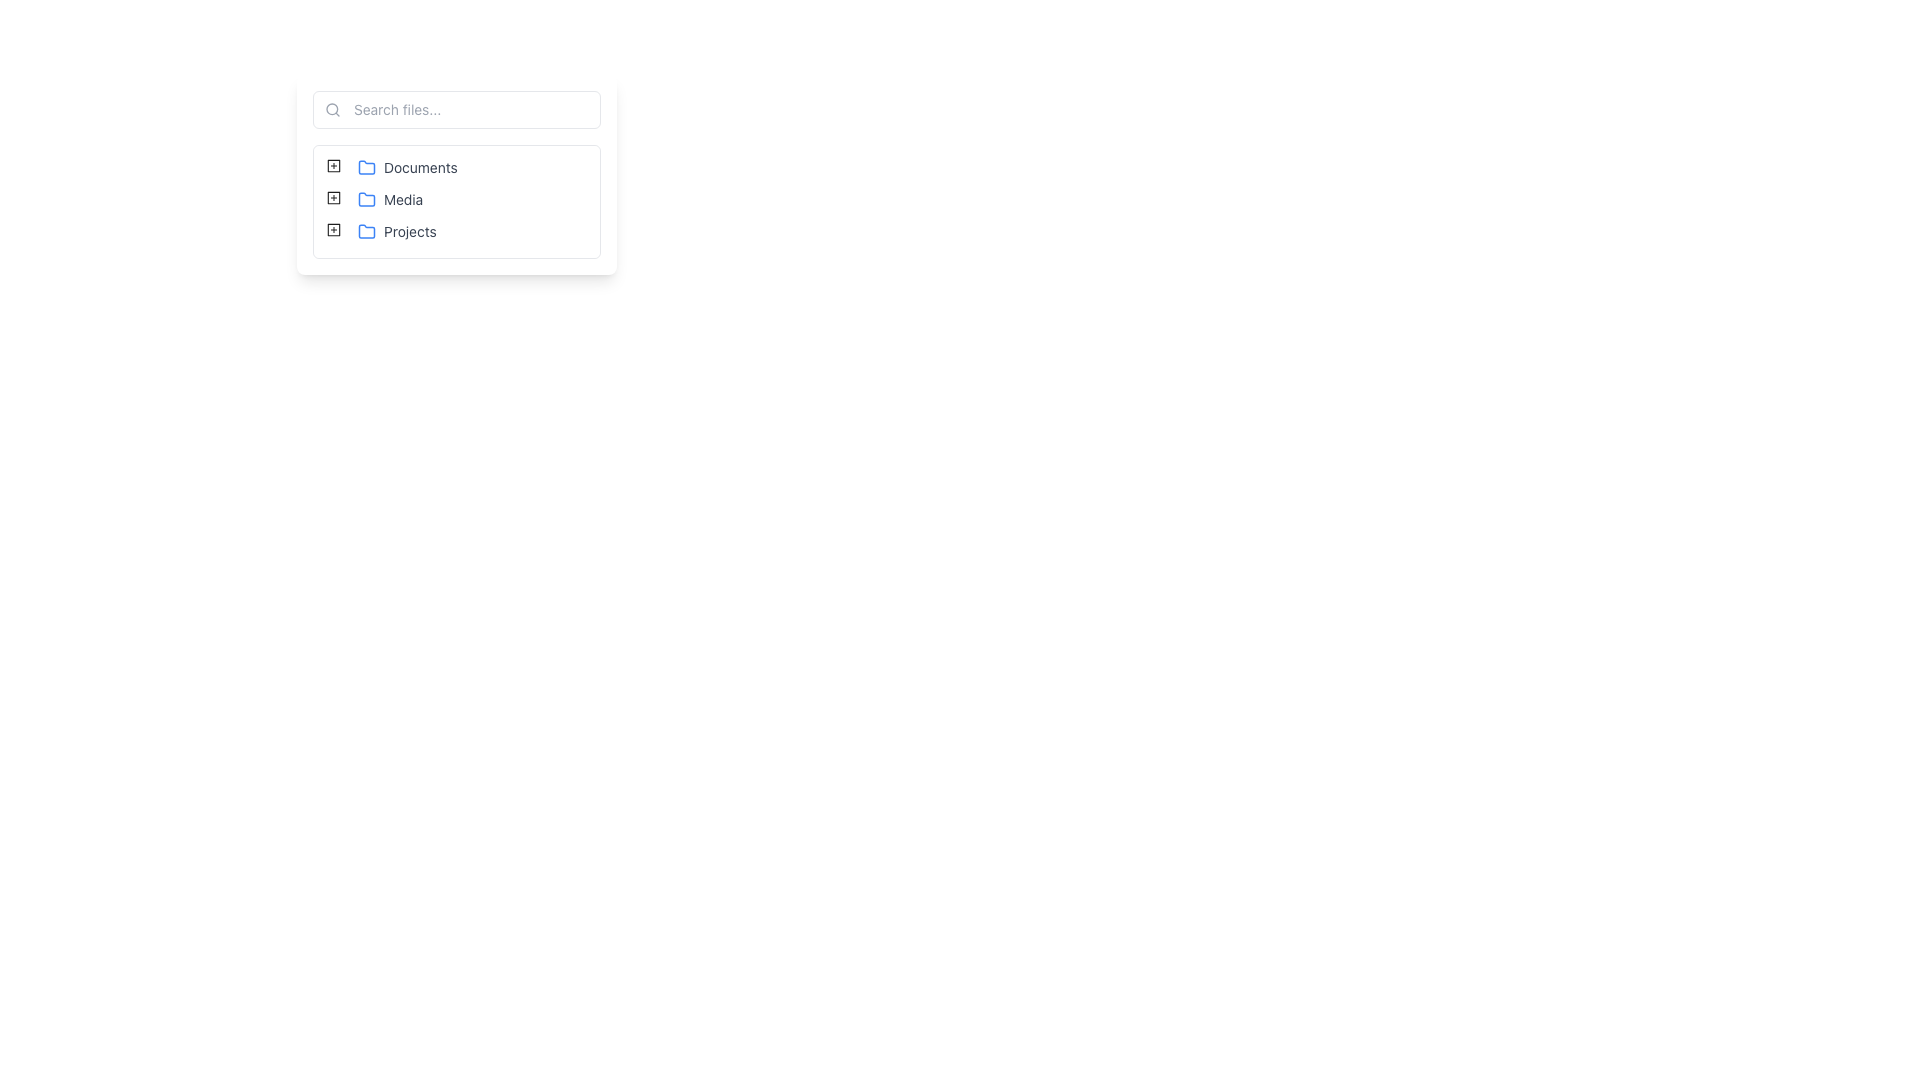  Describe the element at coordinates (332, 110) in the screenshot. I see `the magnifying glass icon within the search bar, which indicates the search function for the user` at that location.